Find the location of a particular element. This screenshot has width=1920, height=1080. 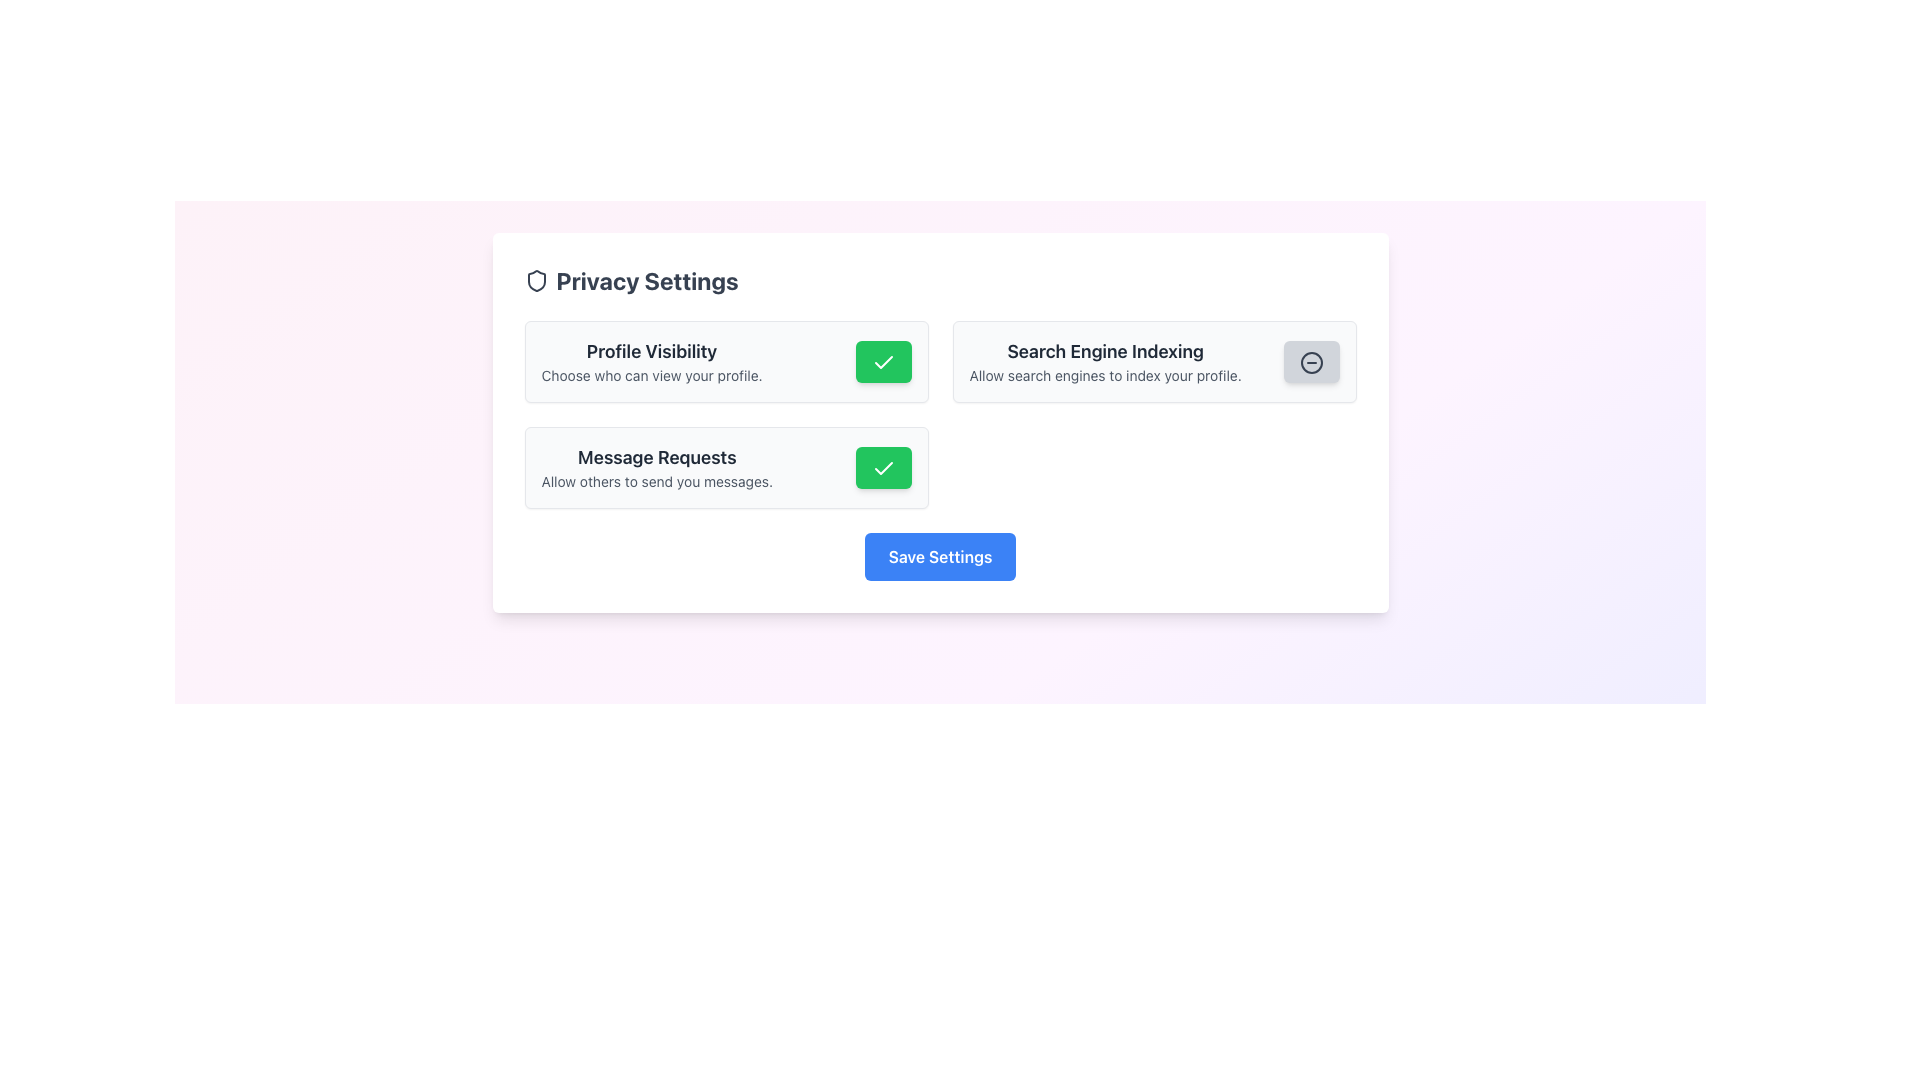

the circular gray button with a 'minus' icon located in the 'Search Engine Indexing' section is located at coordinates (1311, 362).